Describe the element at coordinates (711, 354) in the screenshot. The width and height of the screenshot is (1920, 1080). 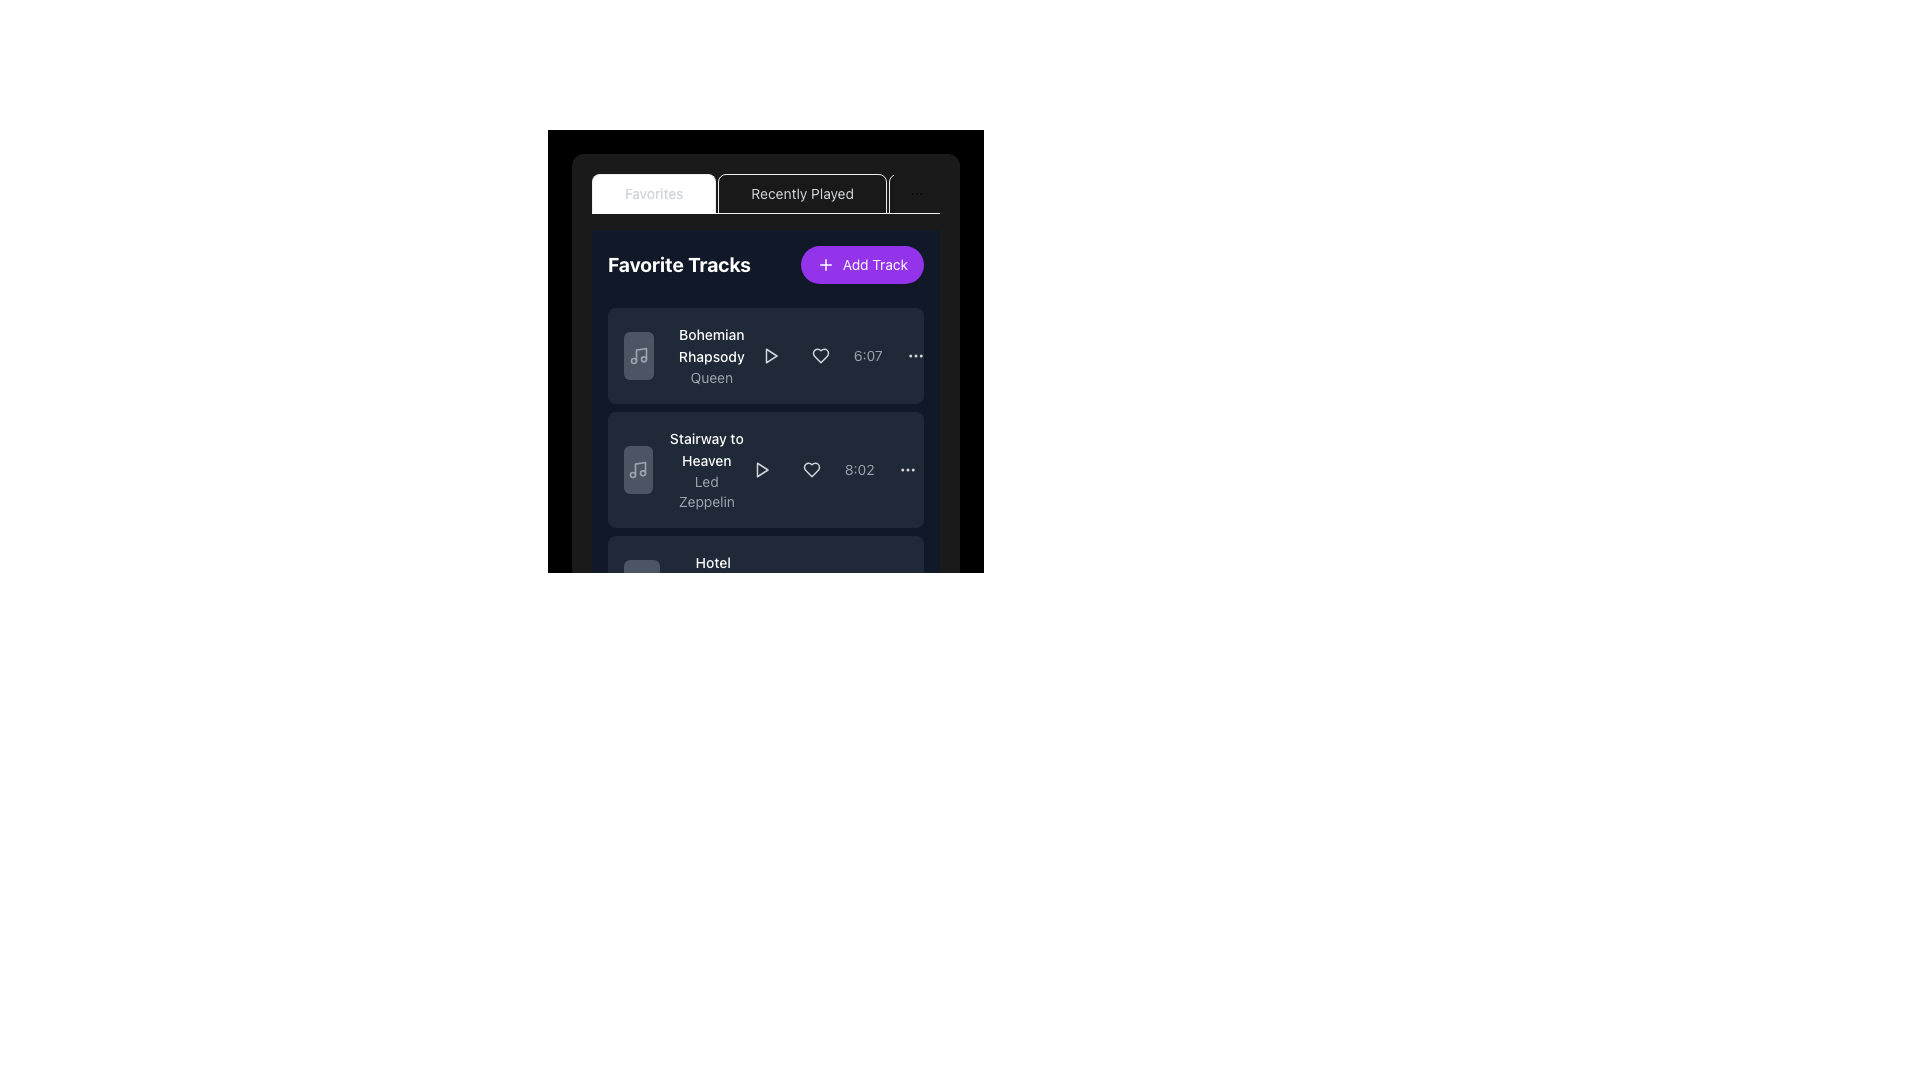
I see `label displaying the title 'Bohemian Rhapsody' and the artist 'Queen' in a vertically aligned list of music tracks` at that location.